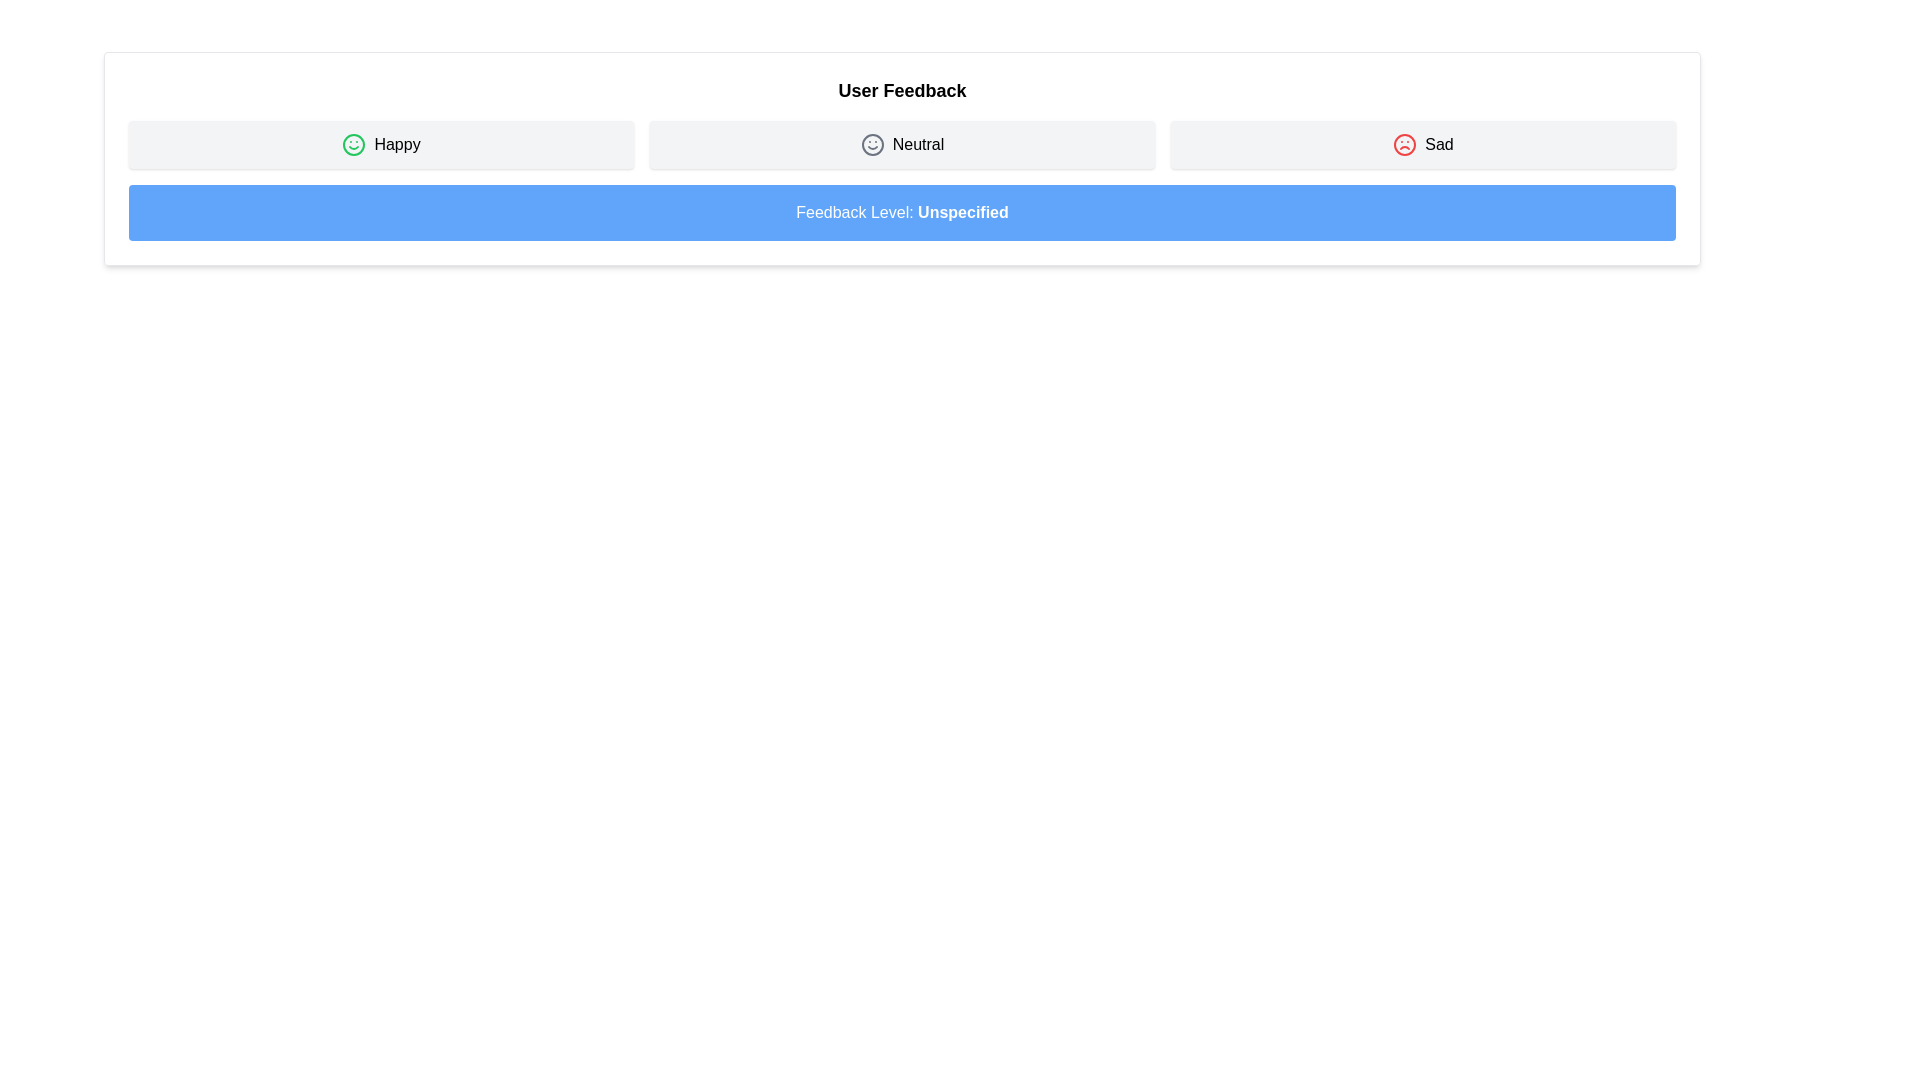 The width and height of the screenshot is (1920, 1080). What do you see at coordinates (1422, 144) in the screenshot?
I see `the 'Sad' feedback button, which is the third button in a row located to the right of 'Happy' and 'Neutral'` at bounding box center [1422, 144].